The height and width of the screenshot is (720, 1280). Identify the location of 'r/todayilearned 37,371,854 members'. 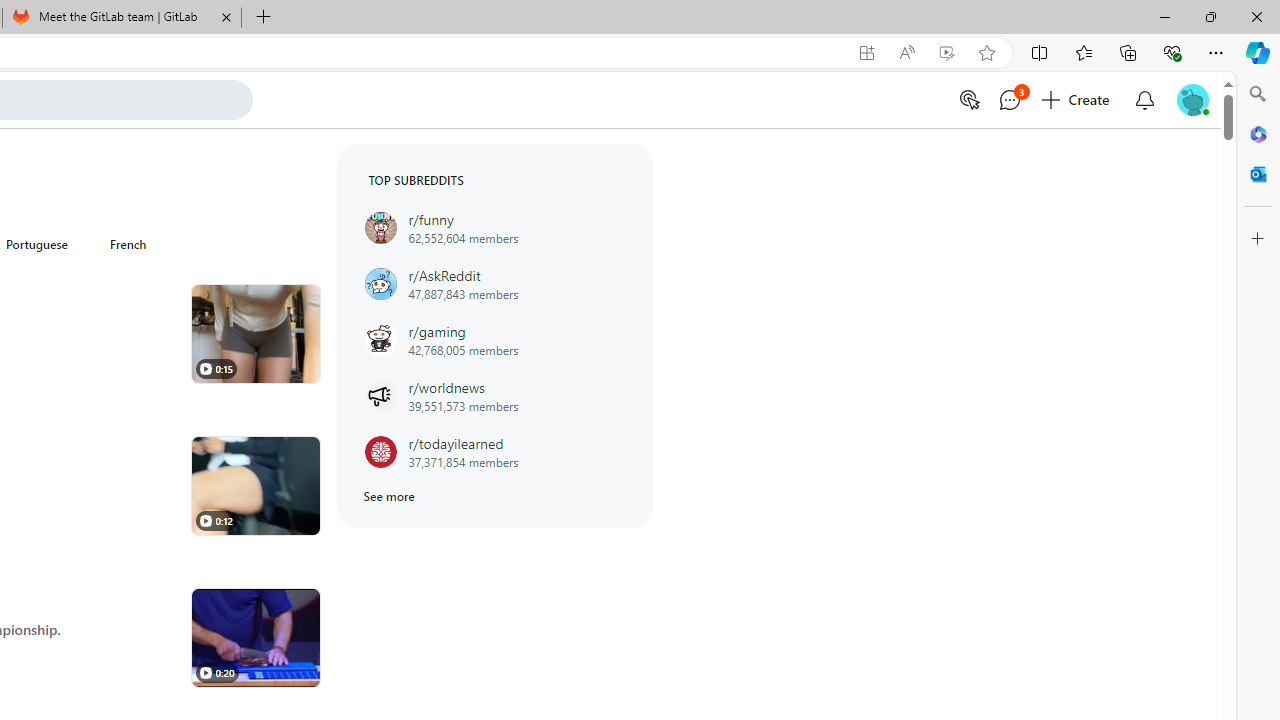
(494, 452).